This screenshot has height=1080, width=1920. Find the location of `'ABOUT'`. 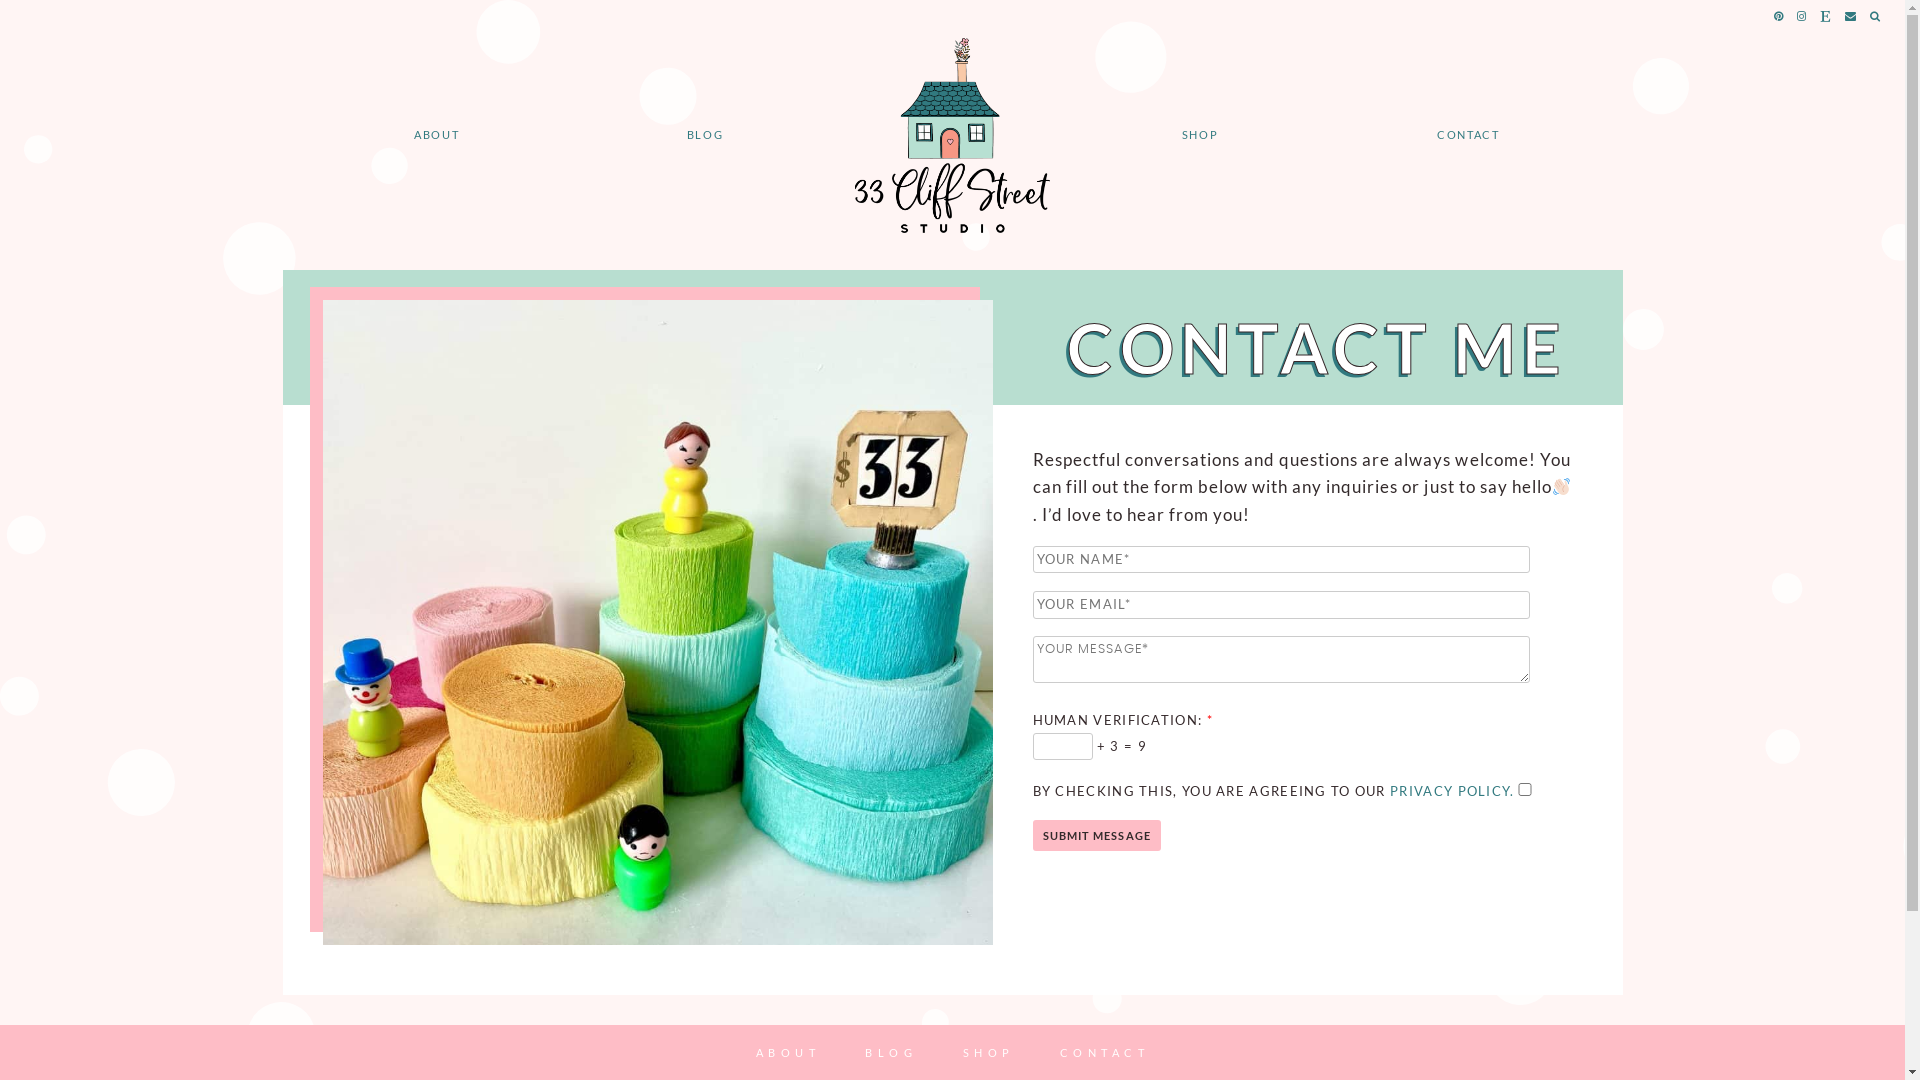

'ABOUT' is located at coordinates (435, 134).